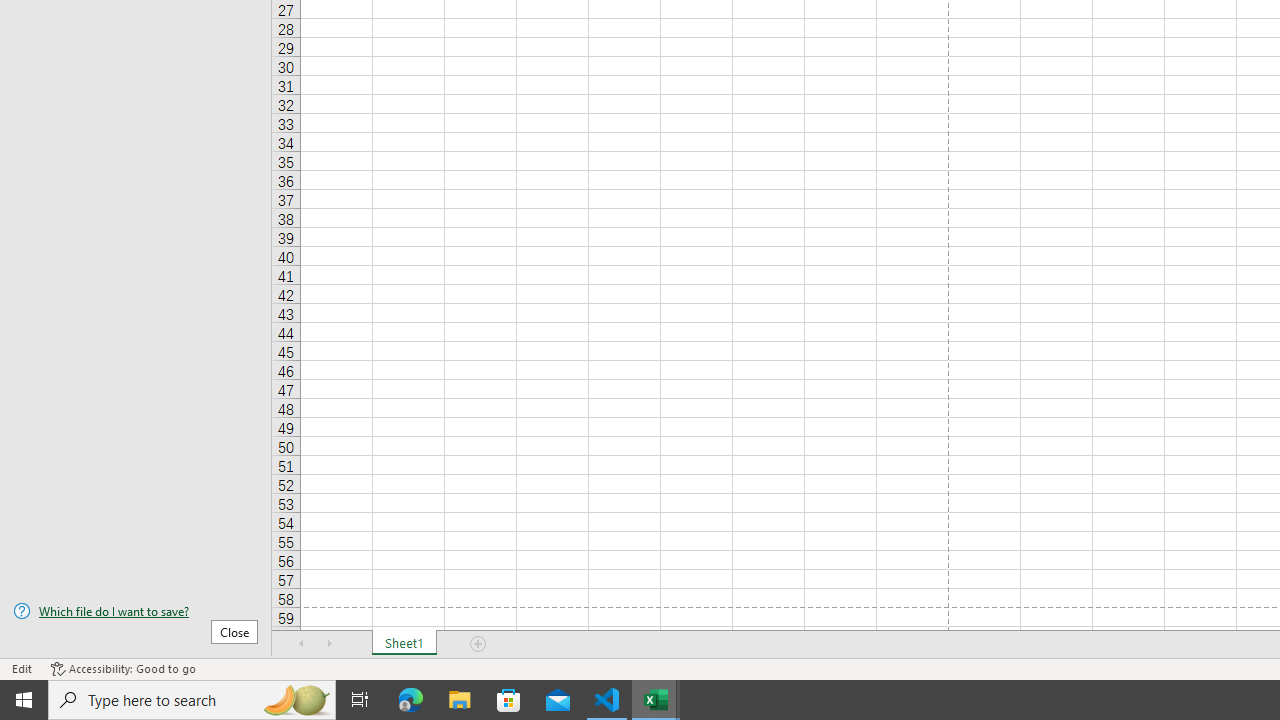 Image resolution: width=1280 pixels, height=720 pixels. I want to click on 'Which file do I want to save?', so click(135, 610).